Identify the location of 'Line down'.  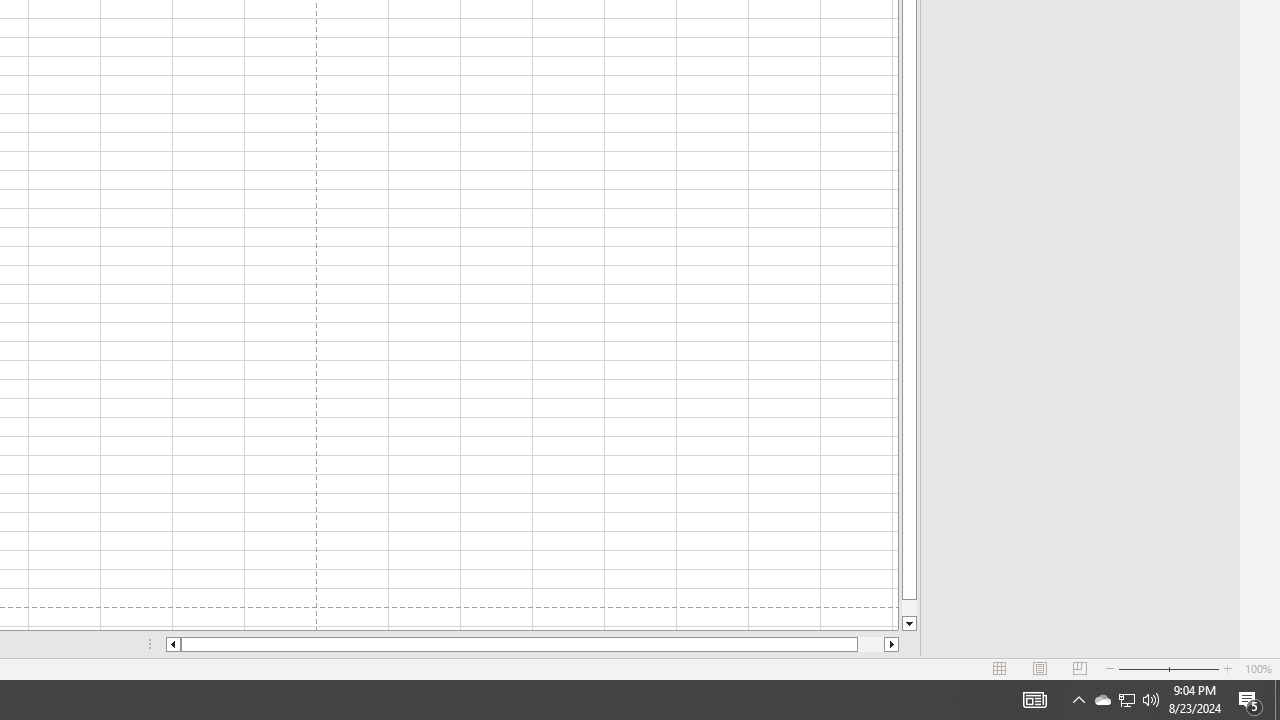
(908, 623).